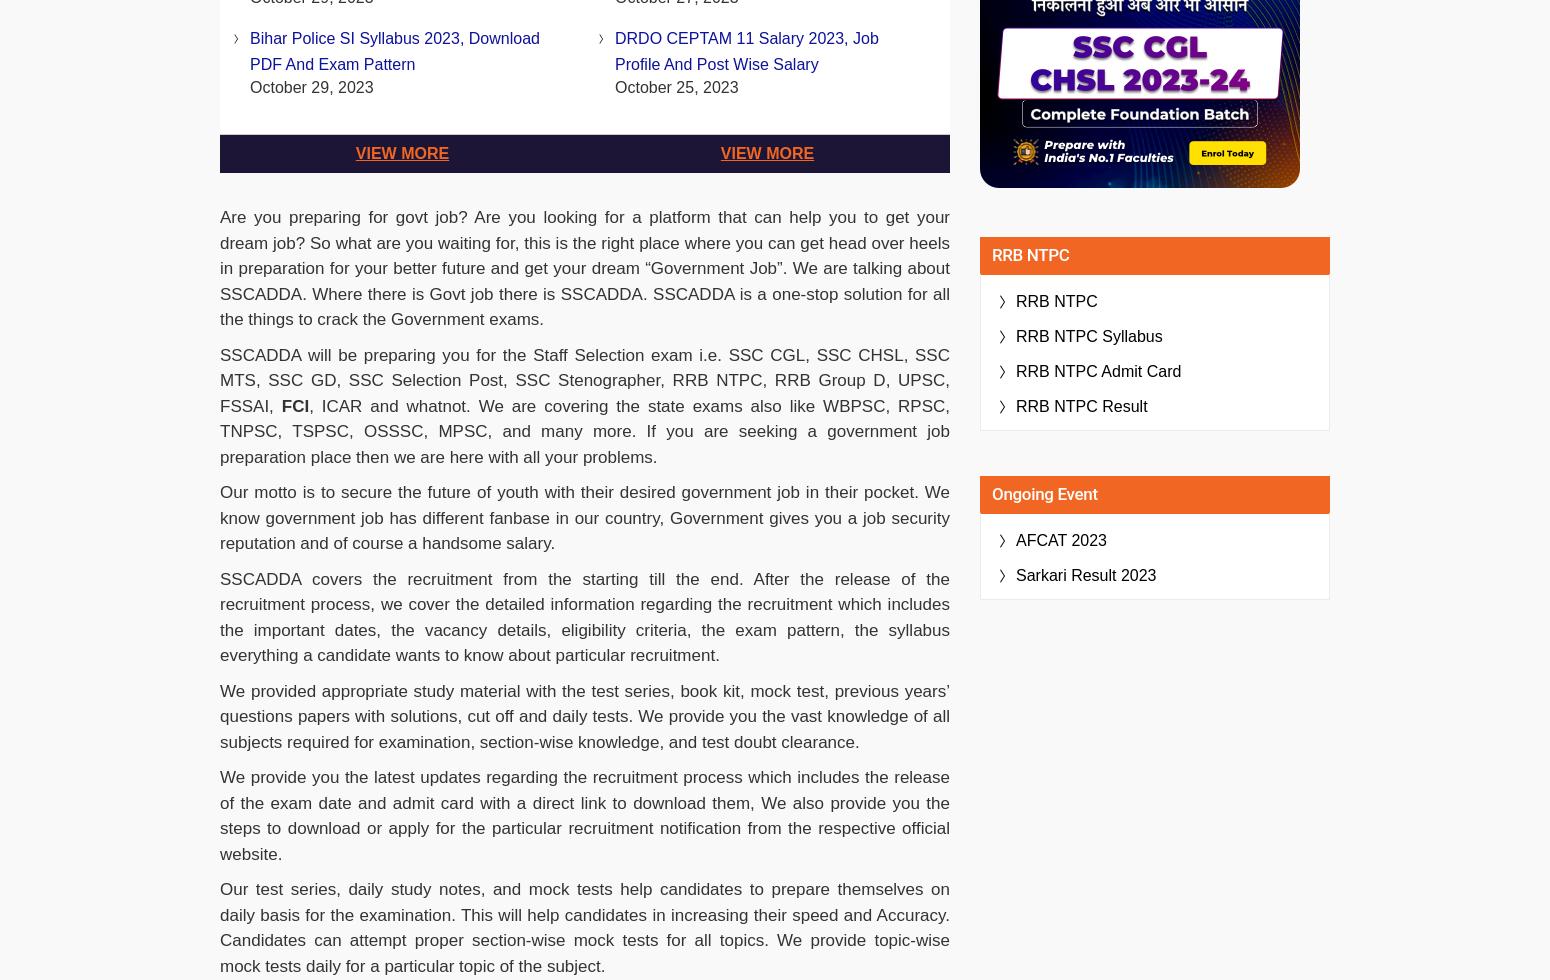  I want to click on 'Bihar Police SI Syllabus 2023, Download PDF and Exam Pattern', so click(394, 51).